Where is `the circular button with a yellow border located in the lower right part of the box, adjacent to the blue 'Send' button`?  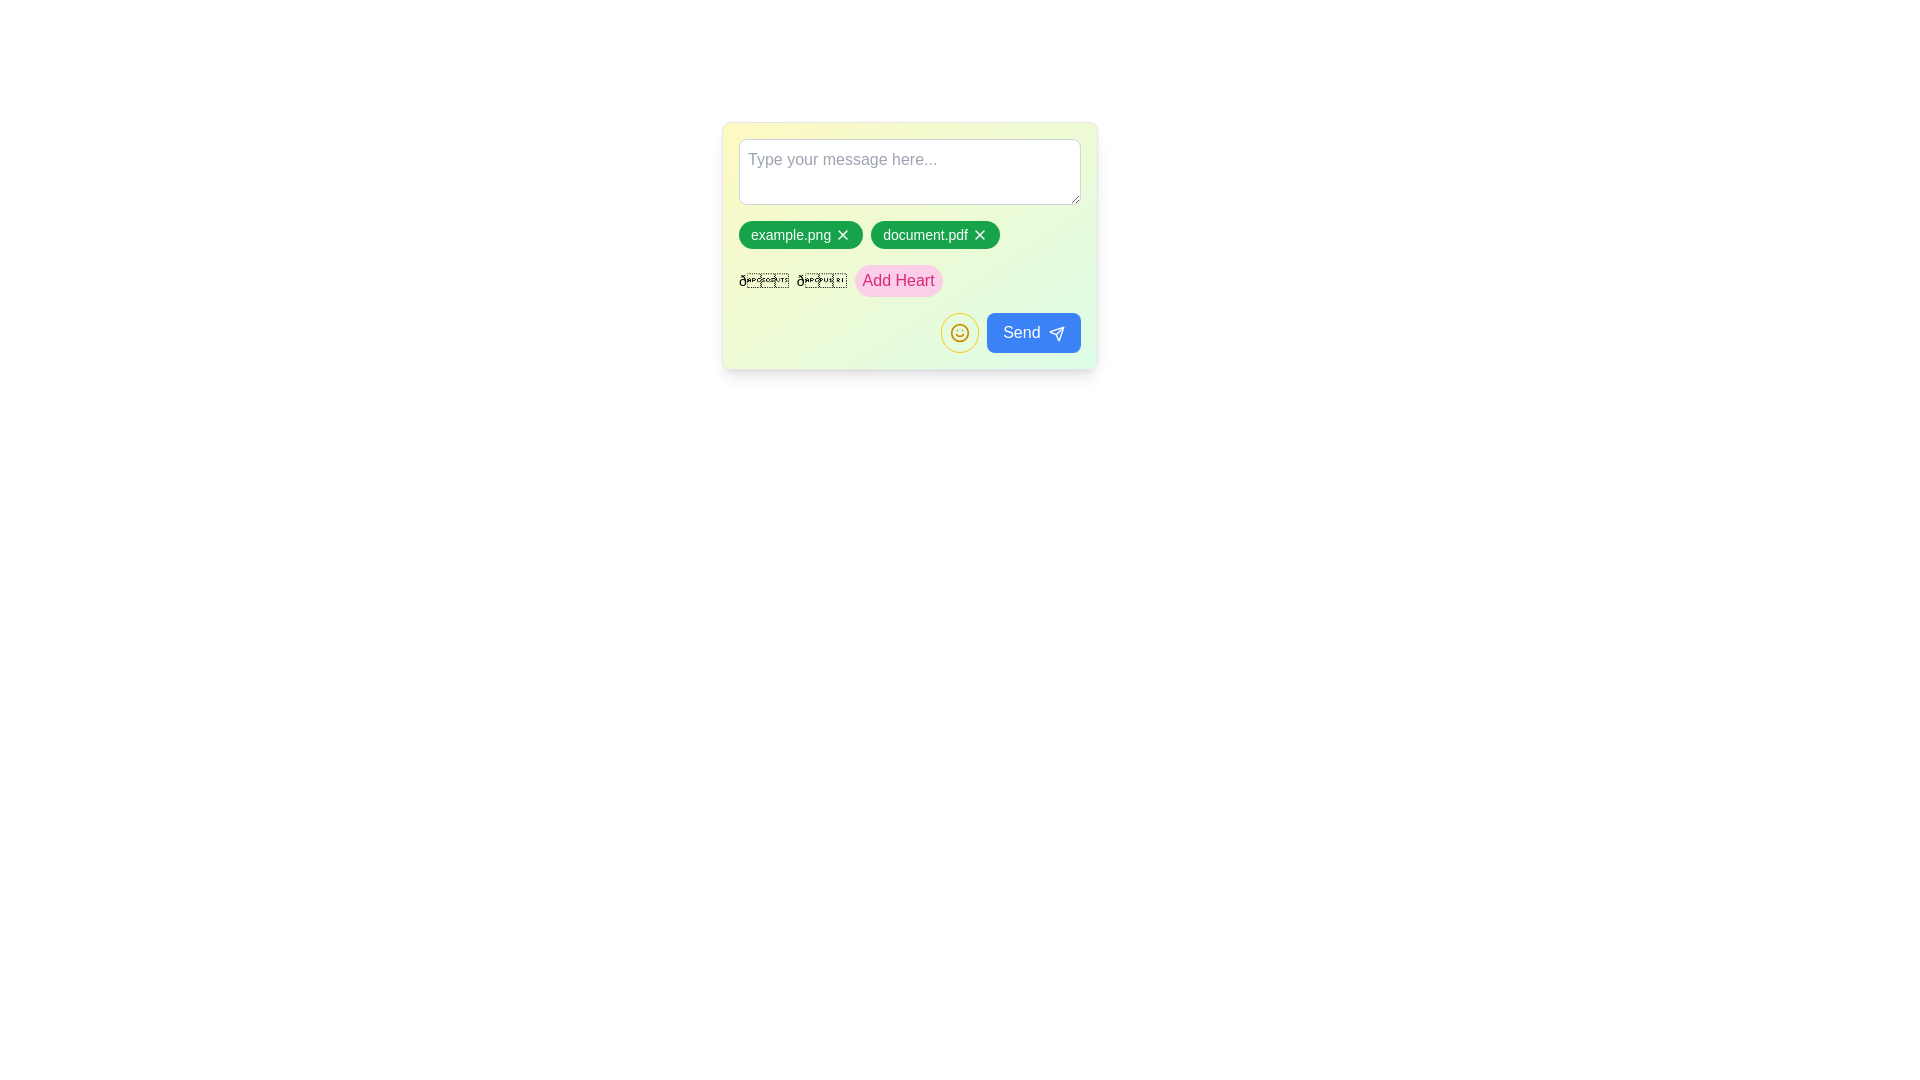 the circular button with a yellow border located in the lower right part of the box, adjacent to the blue 'Send' button is located at coordinates (909, 315).